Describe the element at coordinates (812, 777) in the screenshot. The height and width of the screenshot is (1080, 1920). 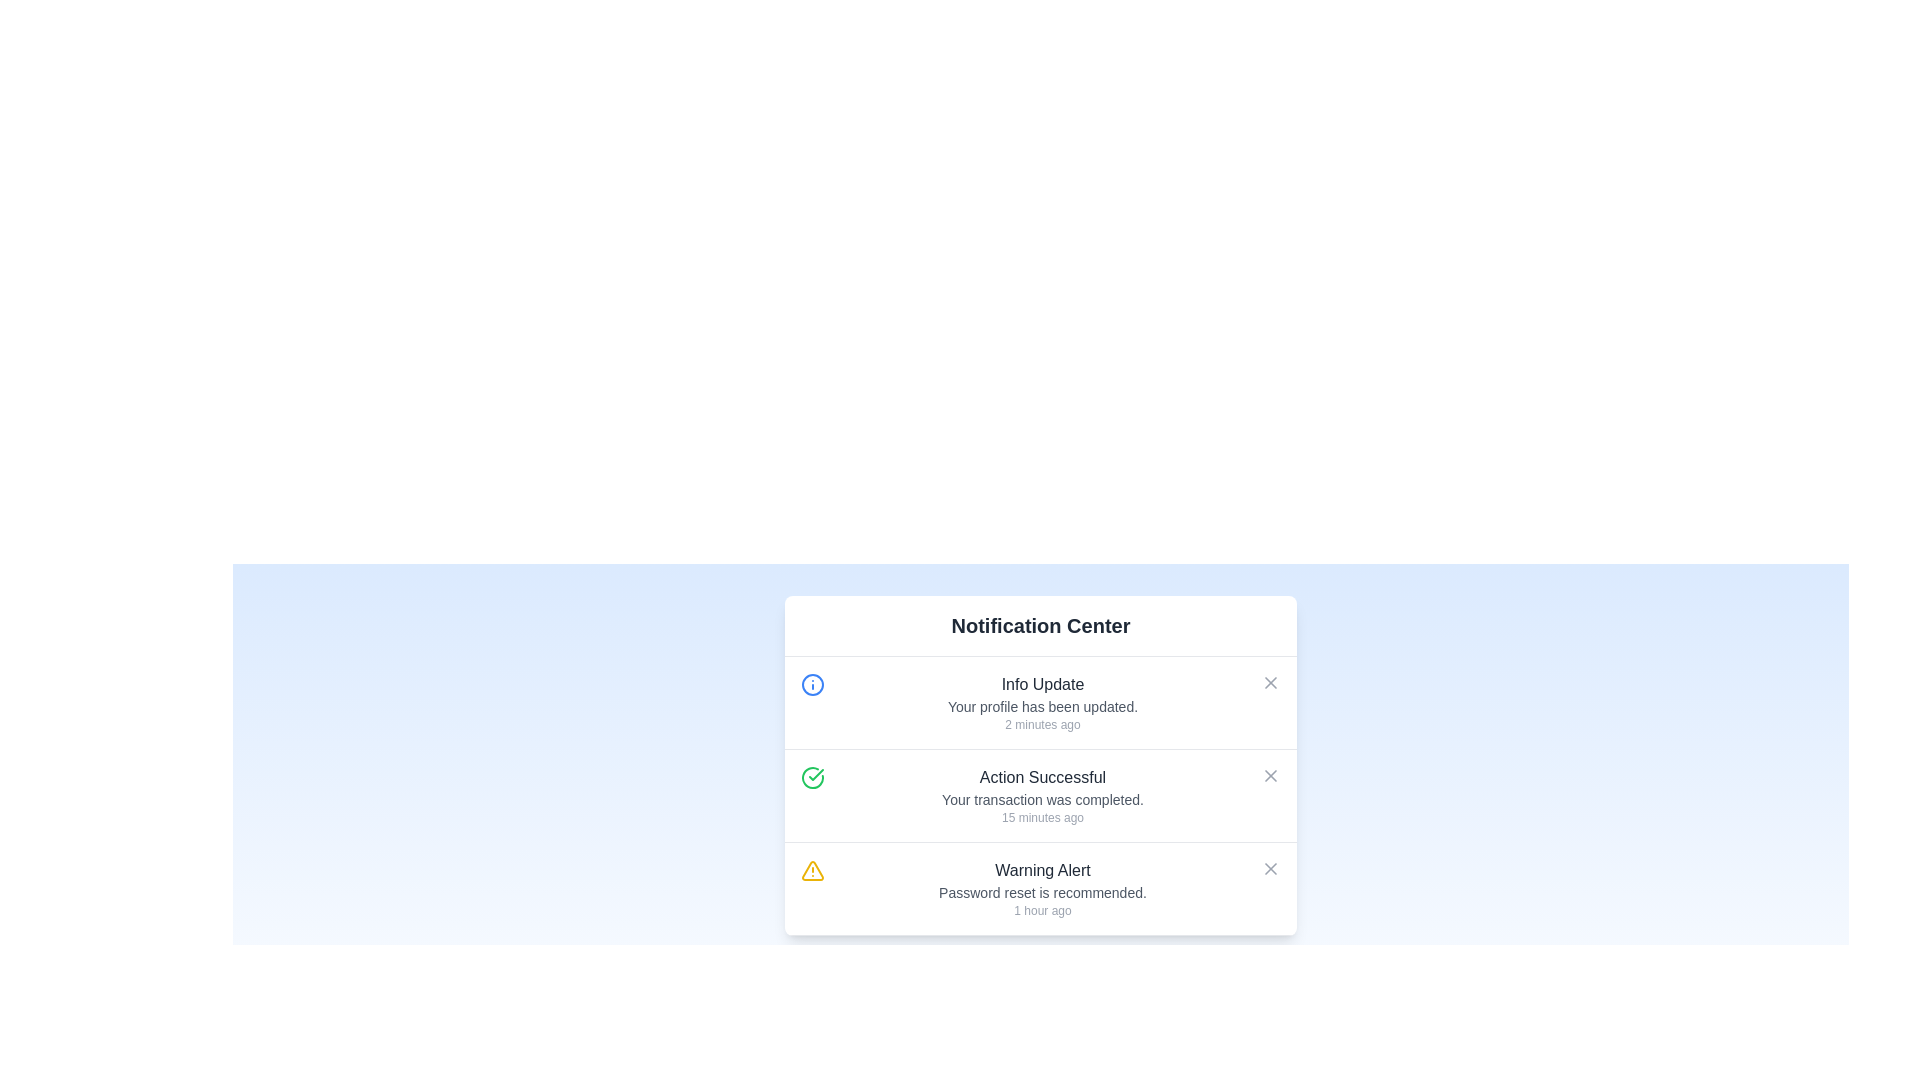
I see `the status represented by the icon located to the left of the text 'Action Successful' in the middle row of the notification list` at that location.